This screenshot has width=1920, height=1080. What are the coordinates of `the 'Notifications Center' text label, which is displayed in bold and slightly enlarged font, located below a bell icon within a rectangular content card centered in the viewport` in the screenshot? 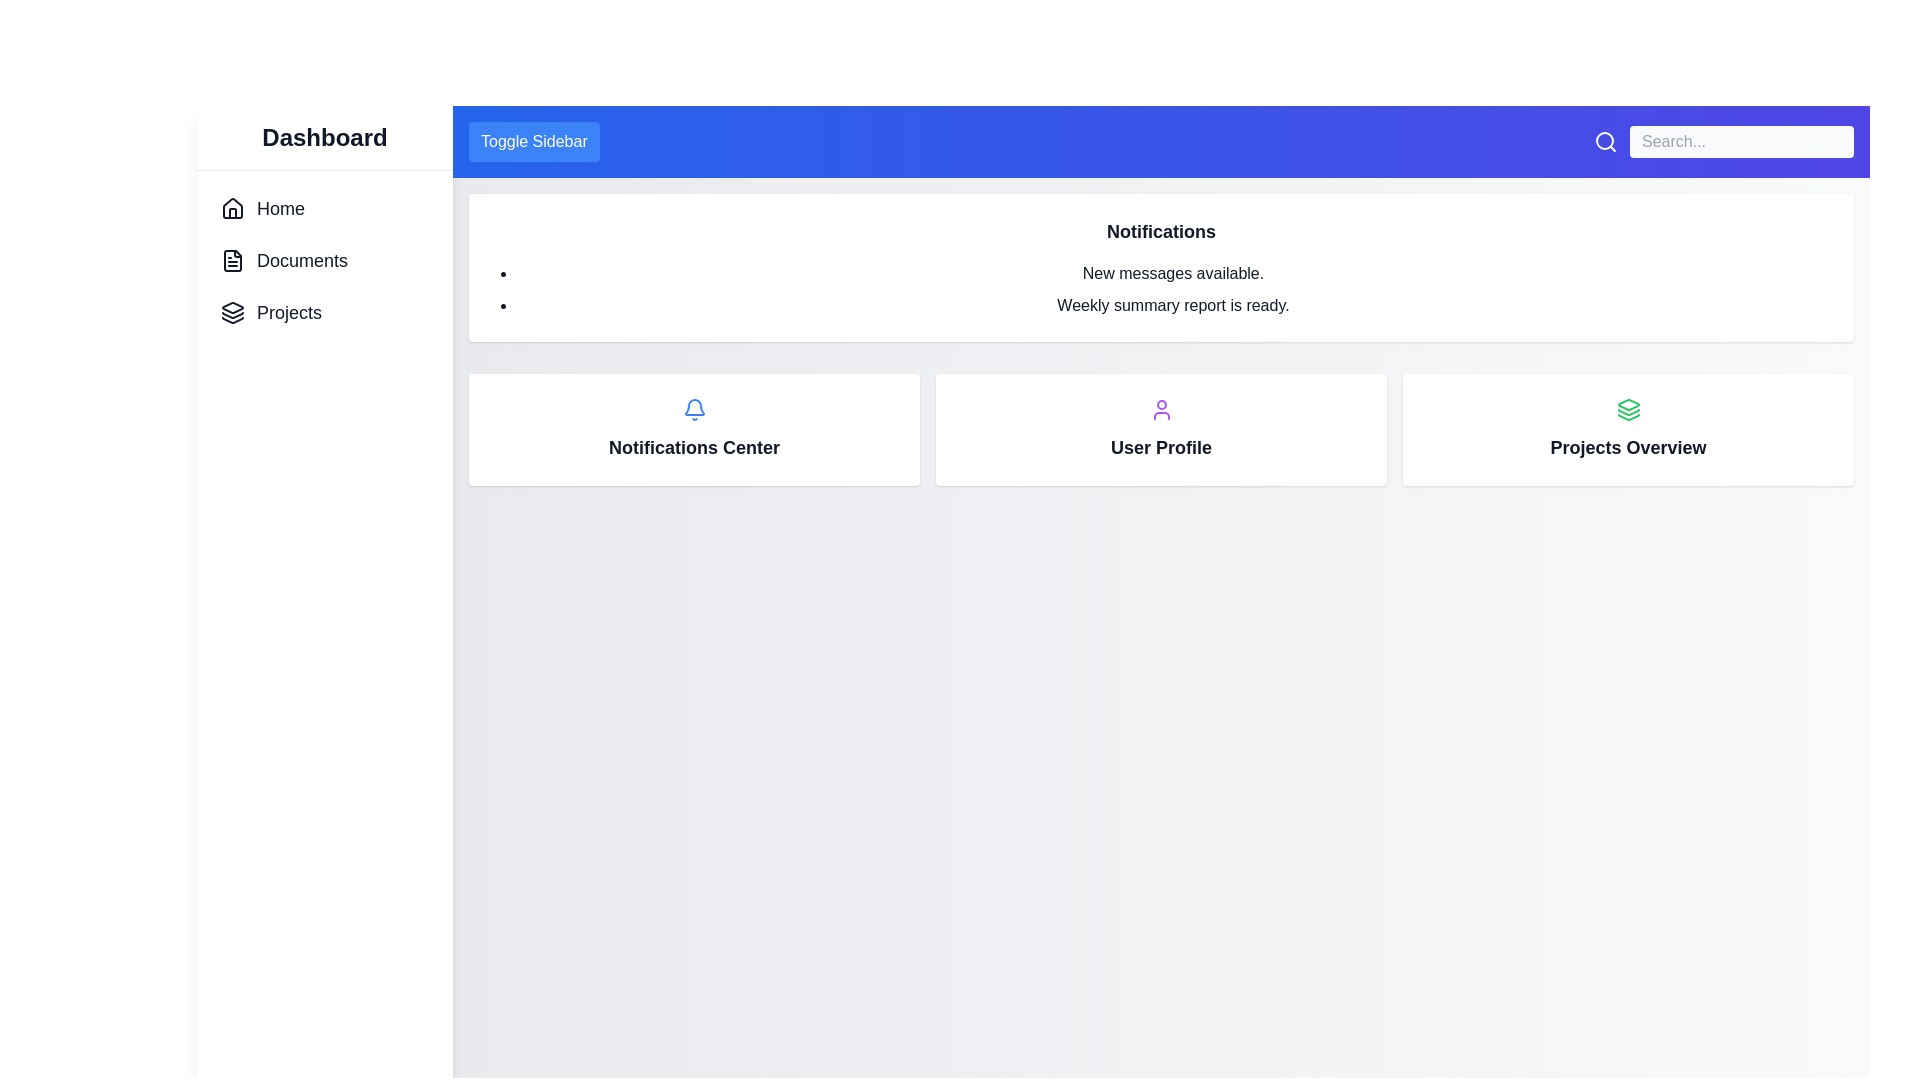 It's located at (694, 446).